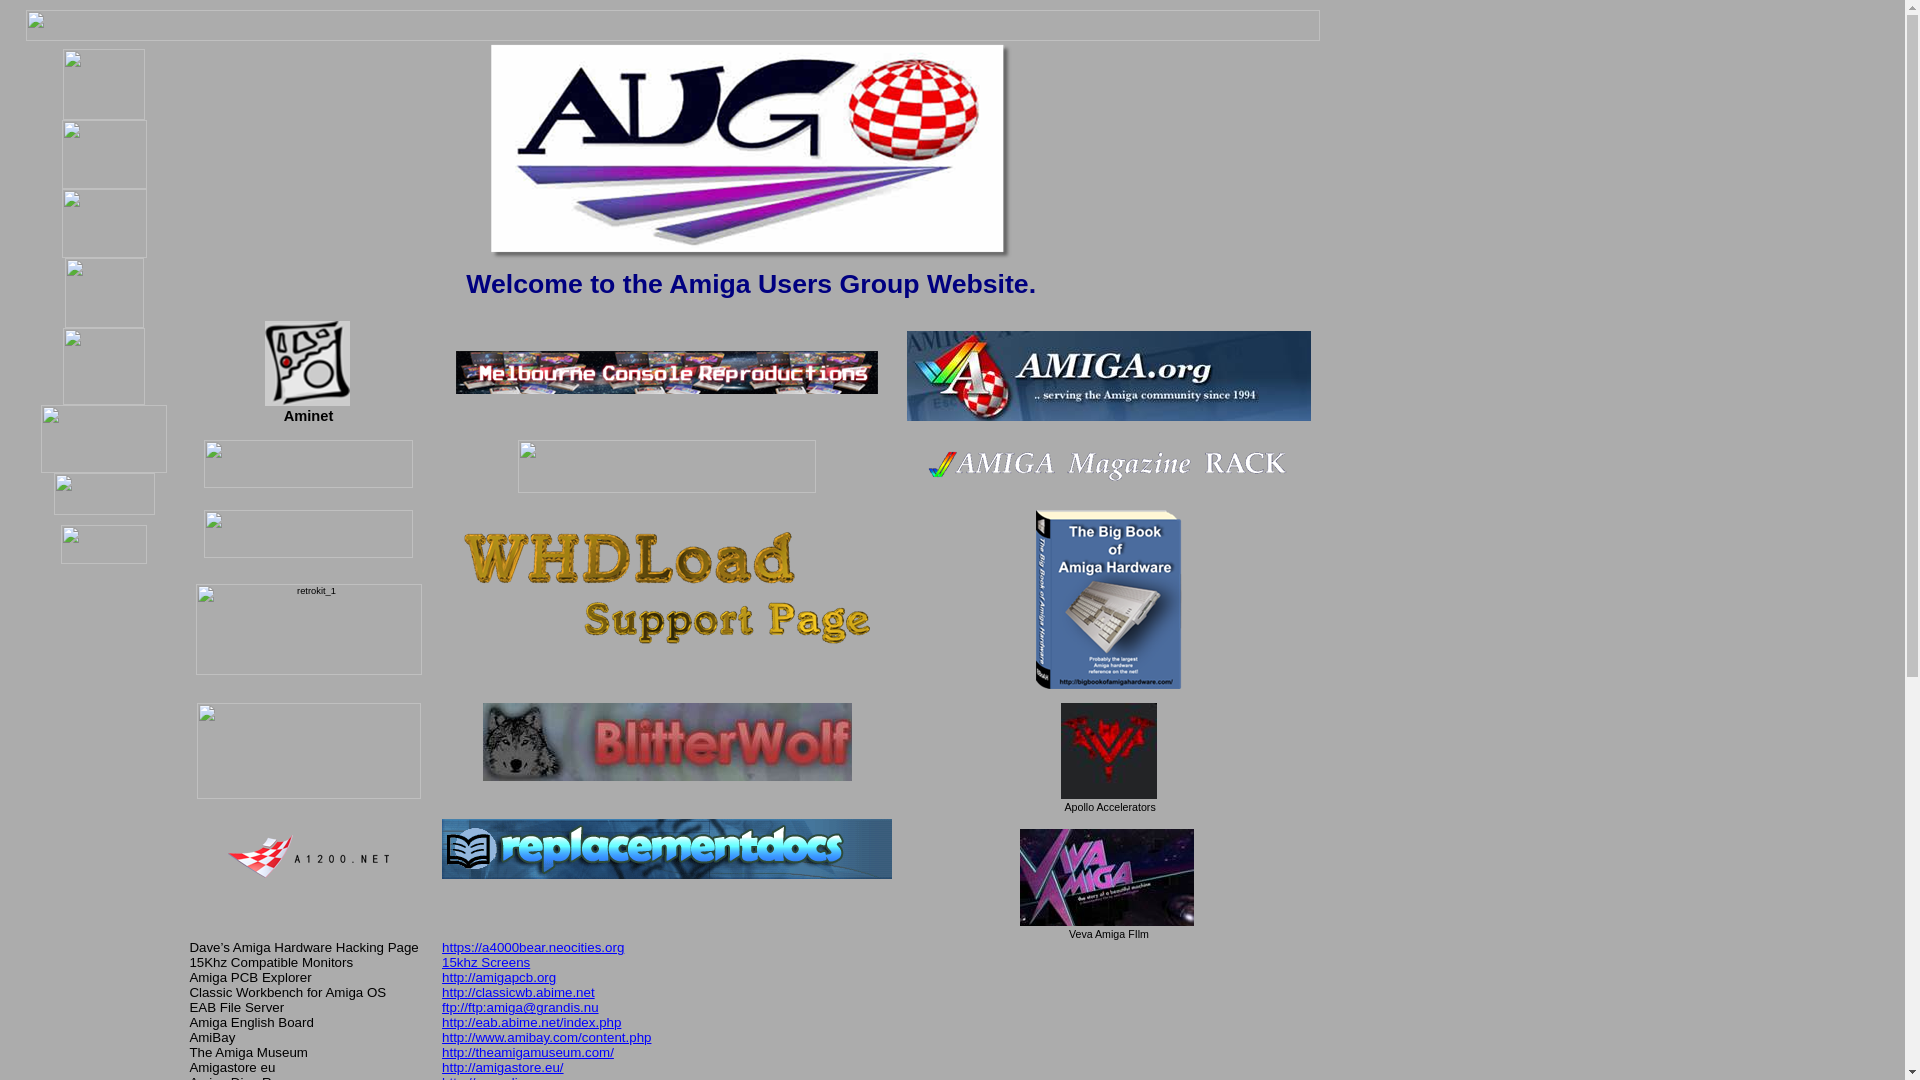 This screenshot has height=1080, width=1920. I want to click on 'http://amigastore.eu/', so click(503, 1066).